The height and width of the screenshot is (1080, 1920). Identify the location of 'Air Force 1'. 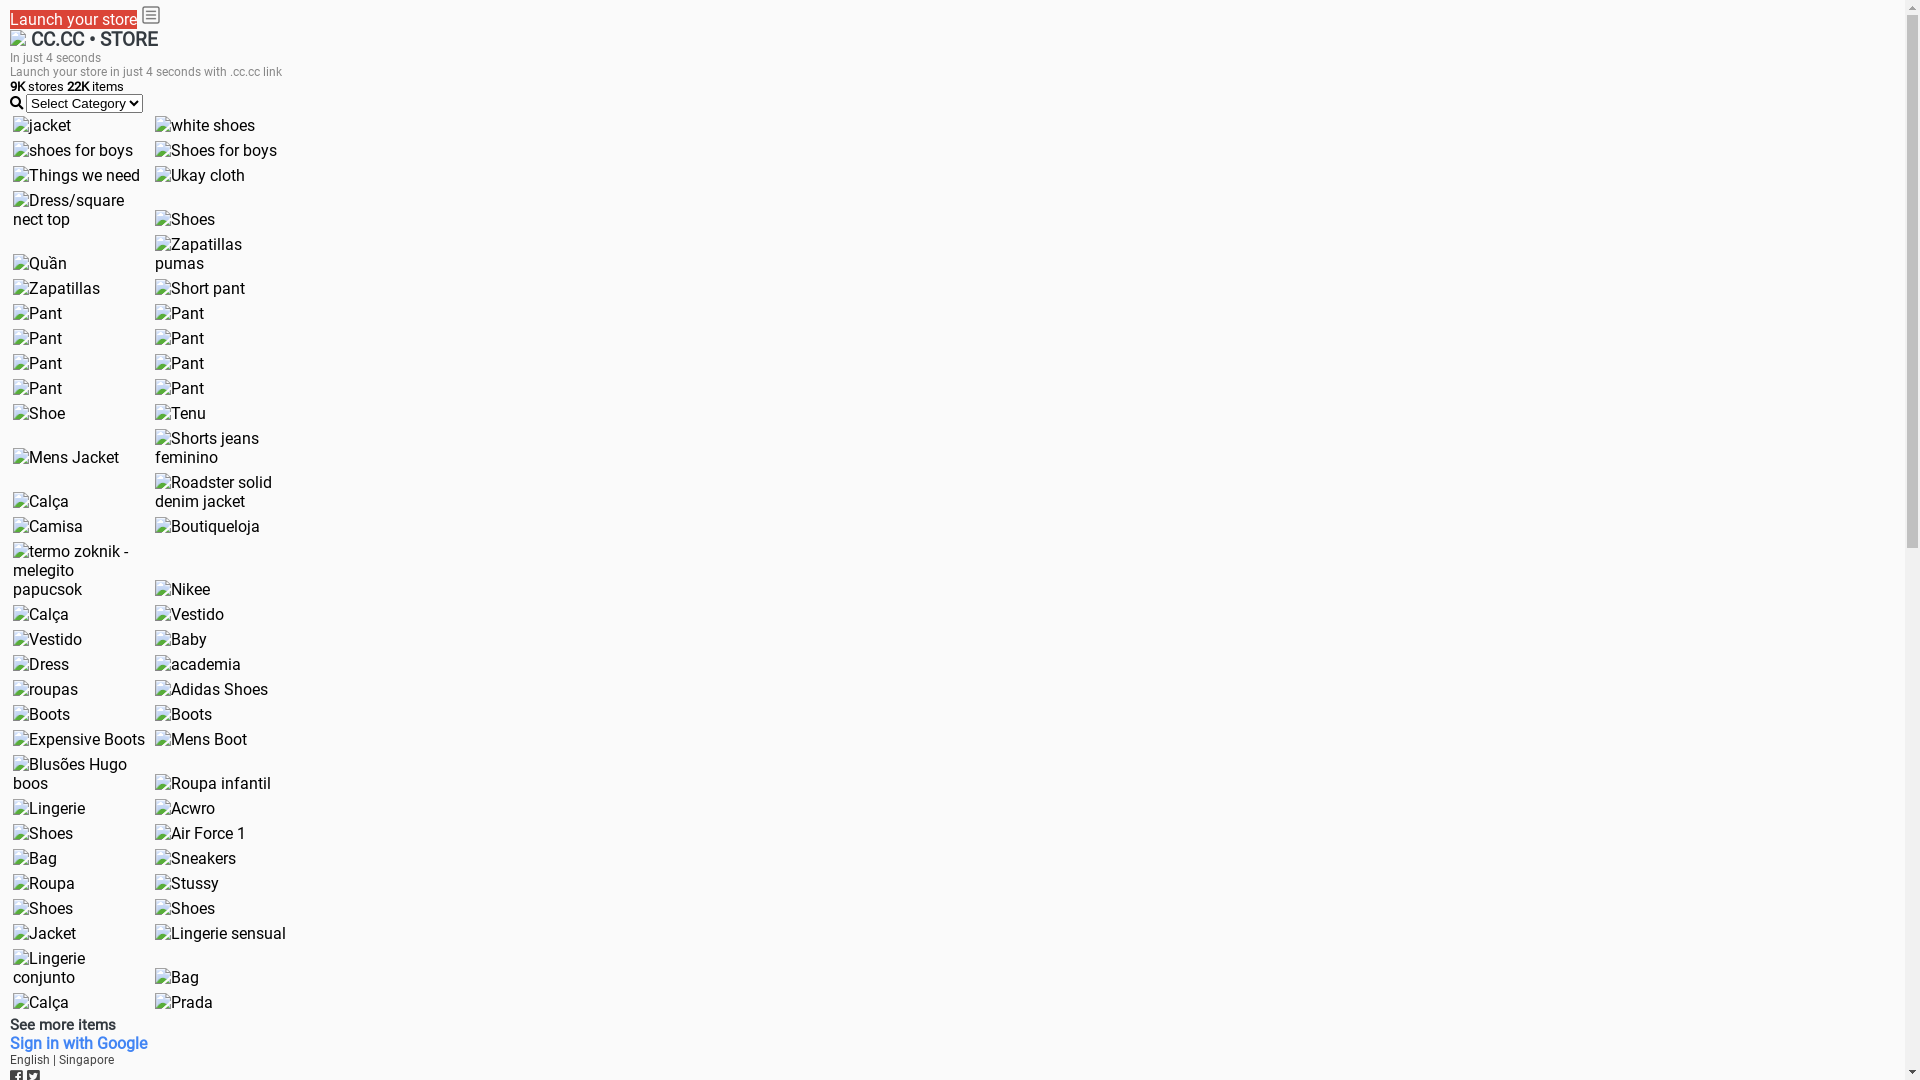
(200, 833).